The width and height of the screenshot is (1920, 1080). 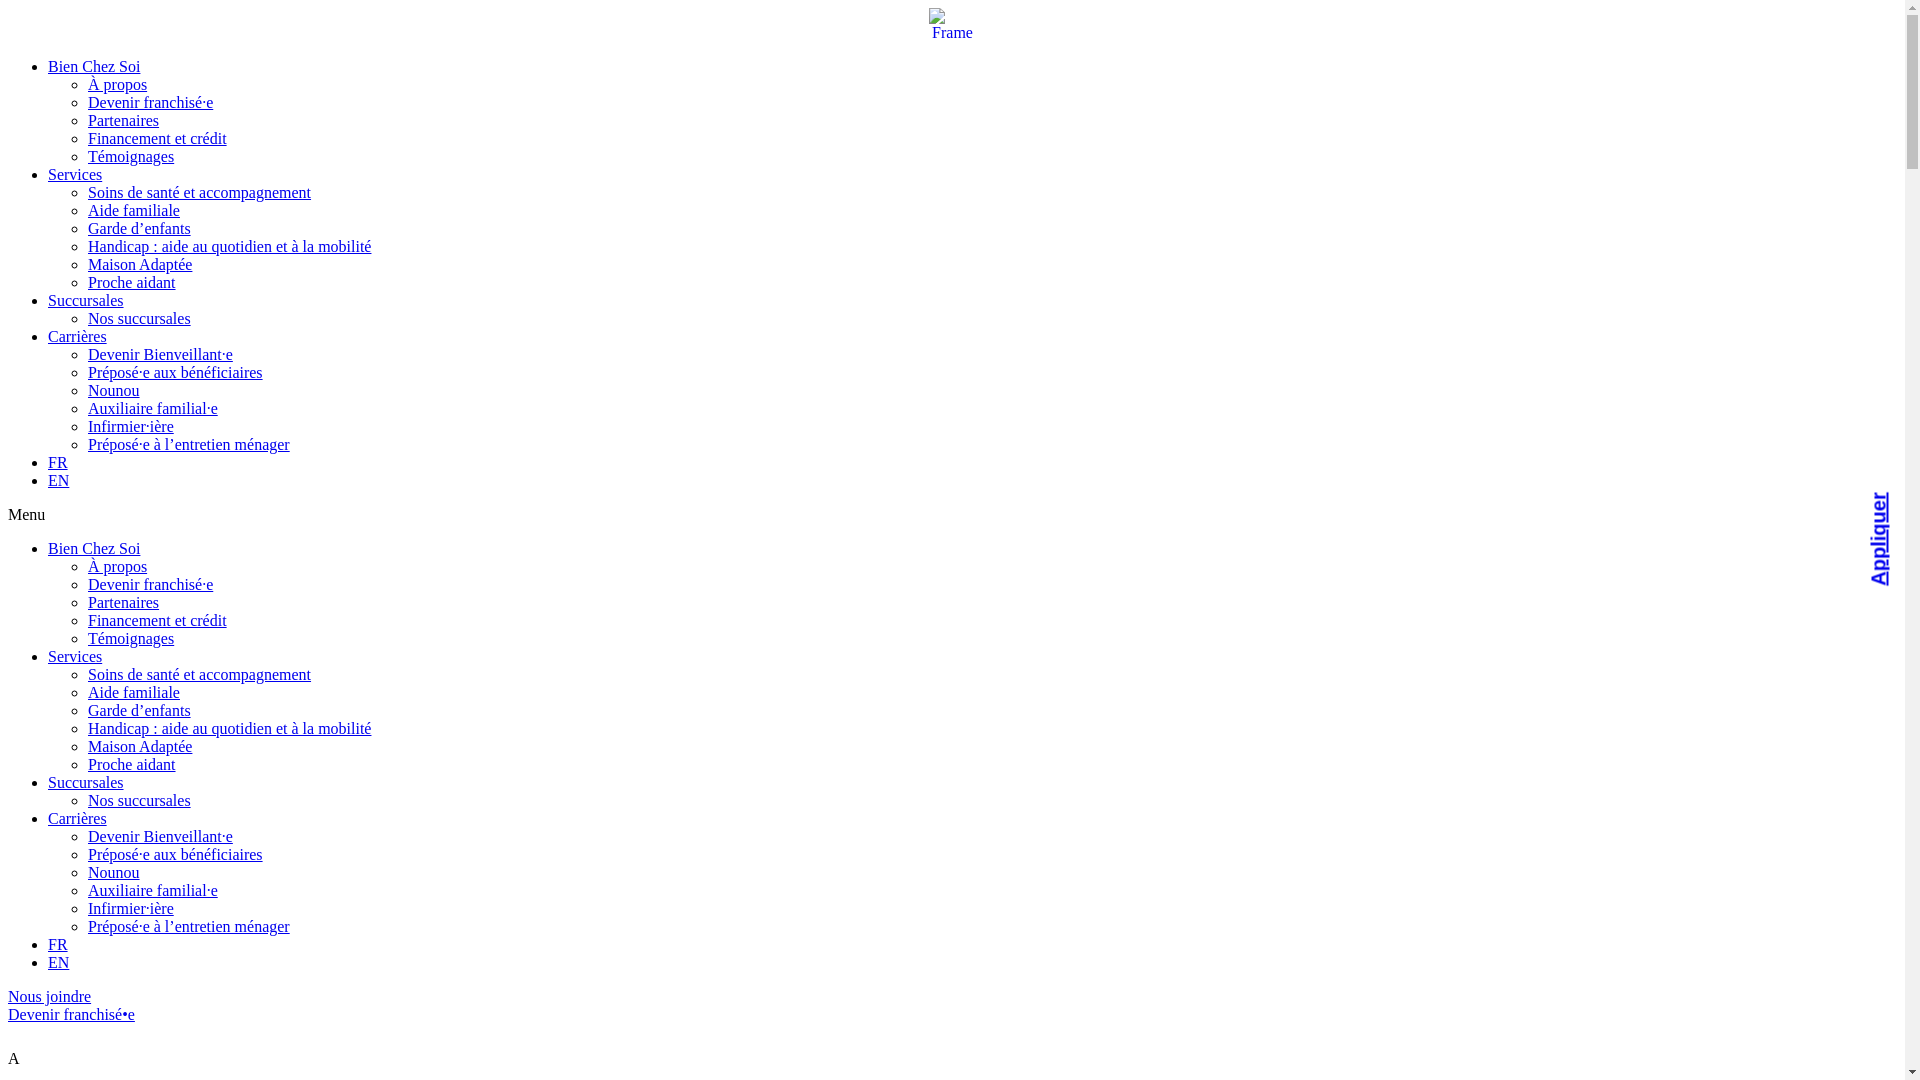 I want to click on 'FR', so click(x=57, y=462).